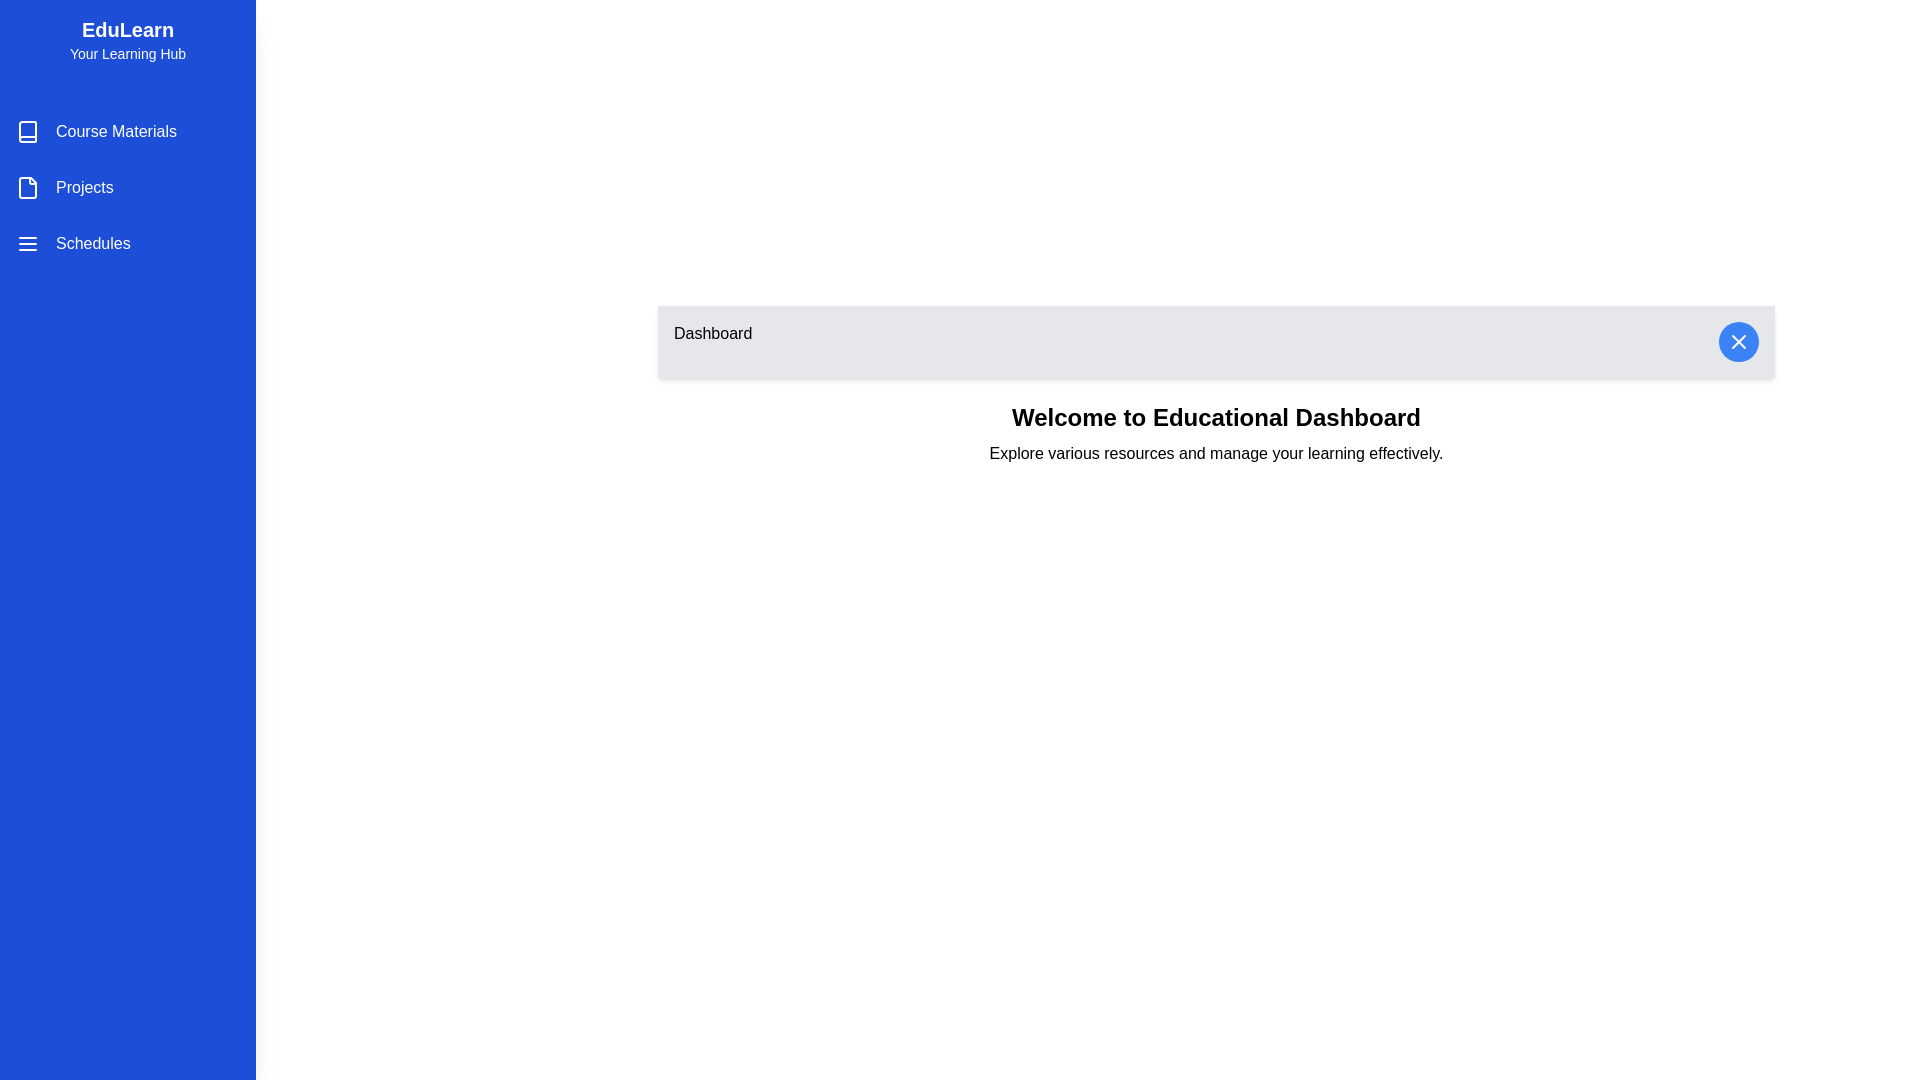  I want to click on the white horizontal triple-line 'menu' icon located to the left of the 'Schedules' label in the sidebar, so click(28, 242).